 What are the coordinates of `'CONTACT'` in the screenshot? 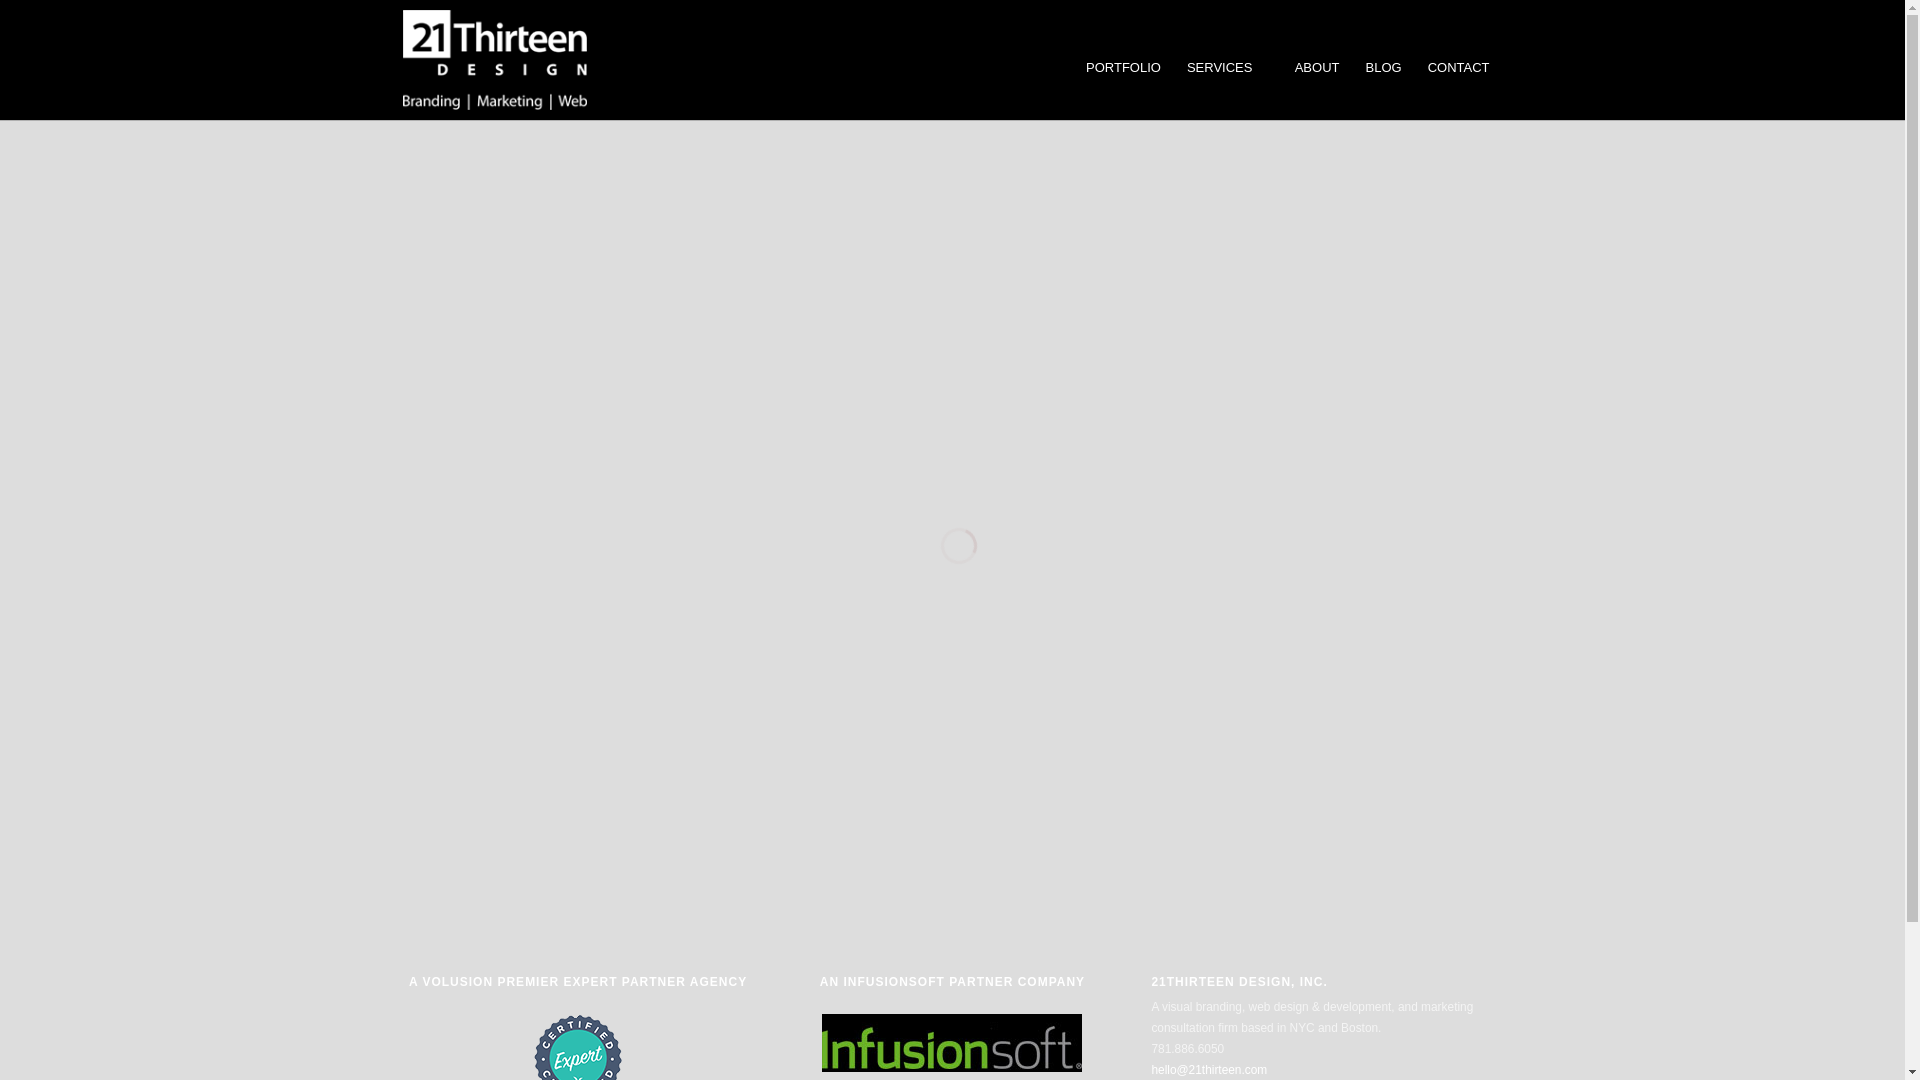 It's located at (1414, 67).